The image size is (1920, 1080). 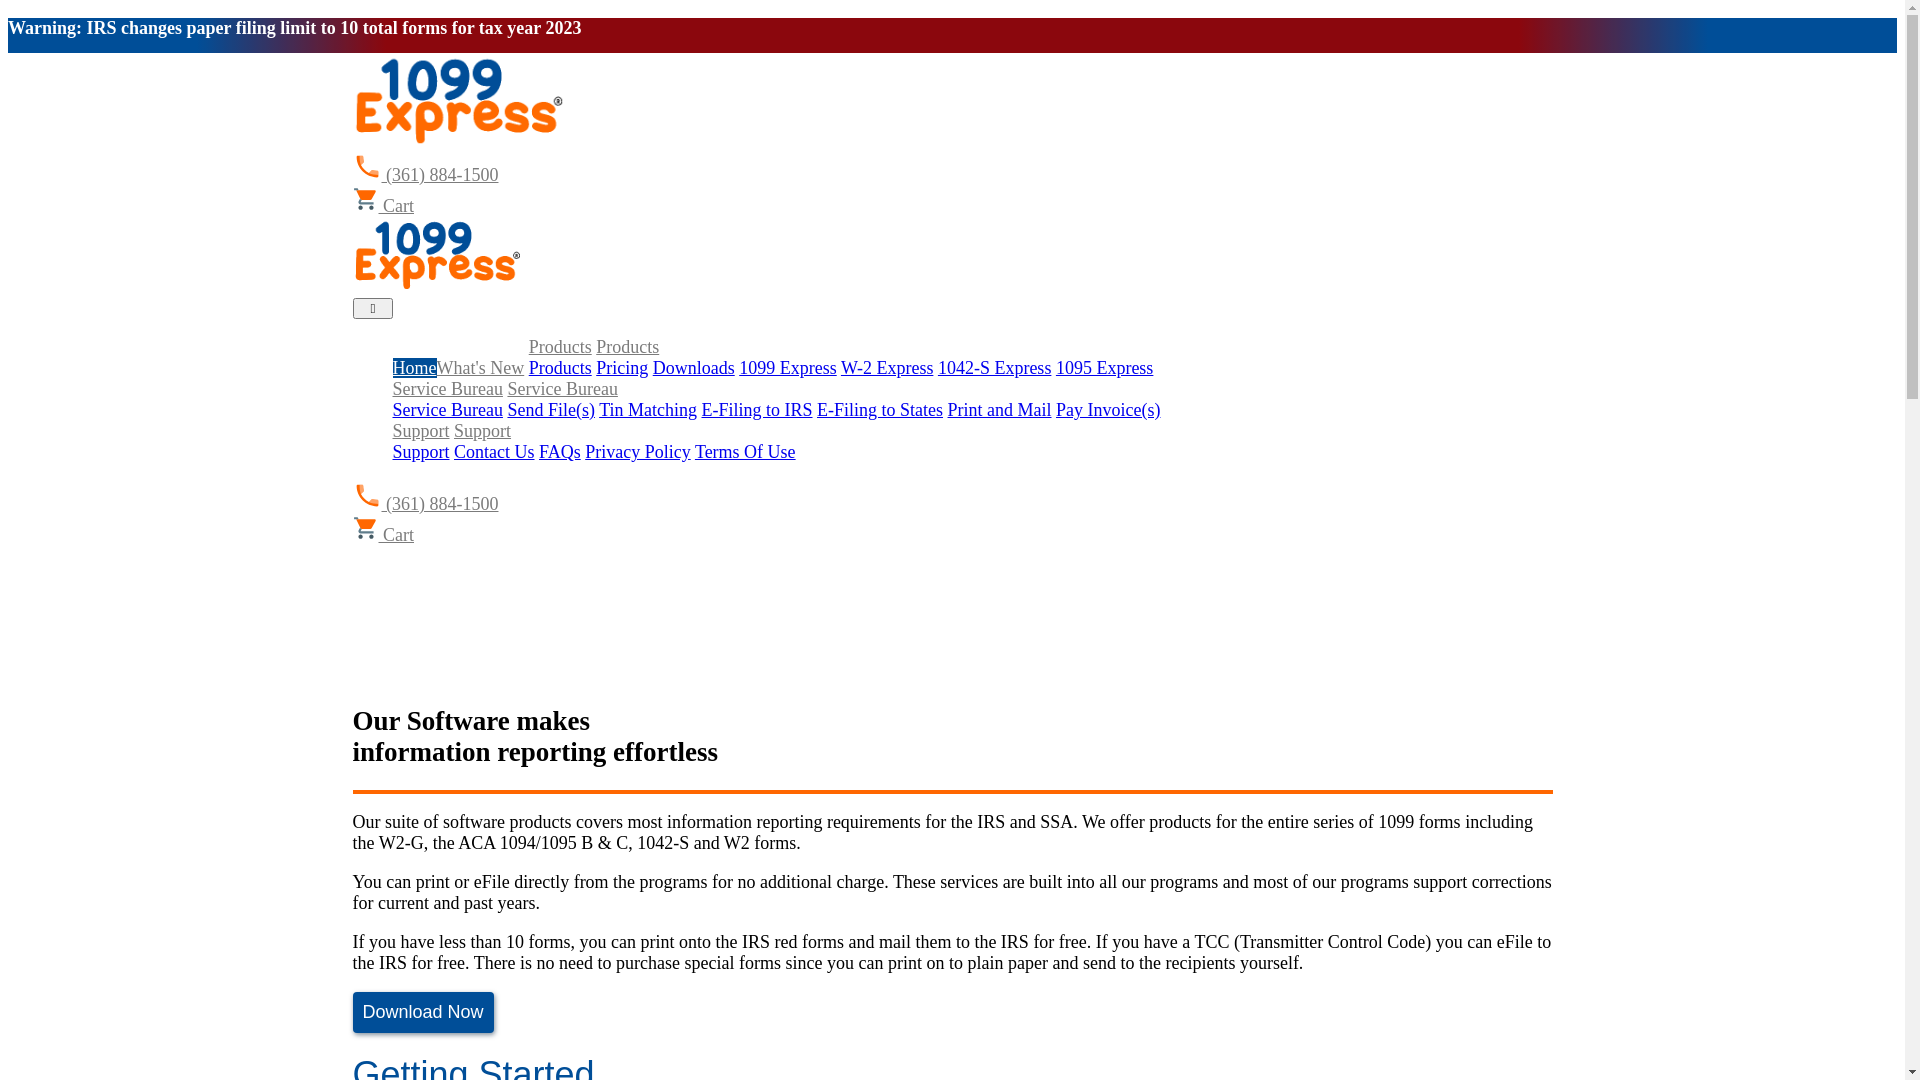 I want to click on 'Products', so click(x=560, y=367).